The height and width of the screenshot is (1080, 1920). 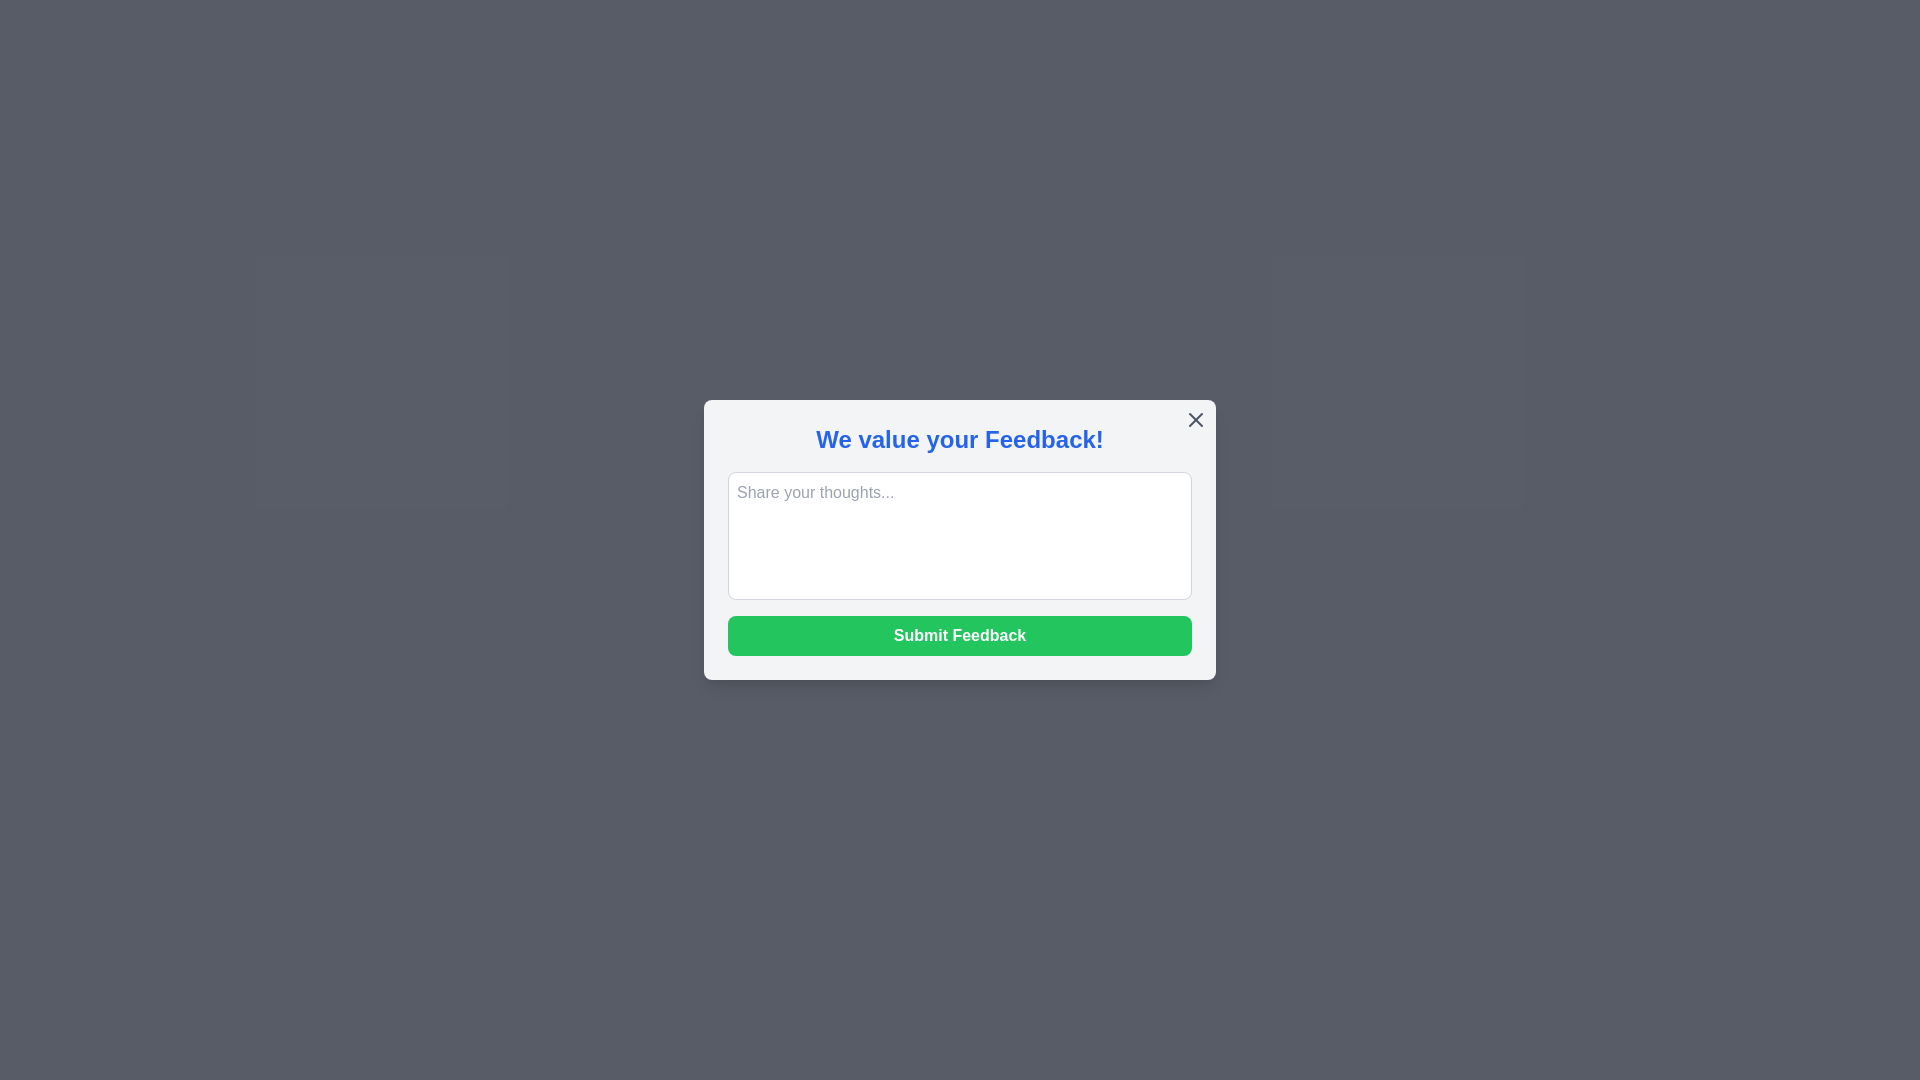 What do you see at coordinates (960, 438) in the screenshot?
I see `the header text 'We value your Feedback!' to read its content` at bounding box center [960, 438].